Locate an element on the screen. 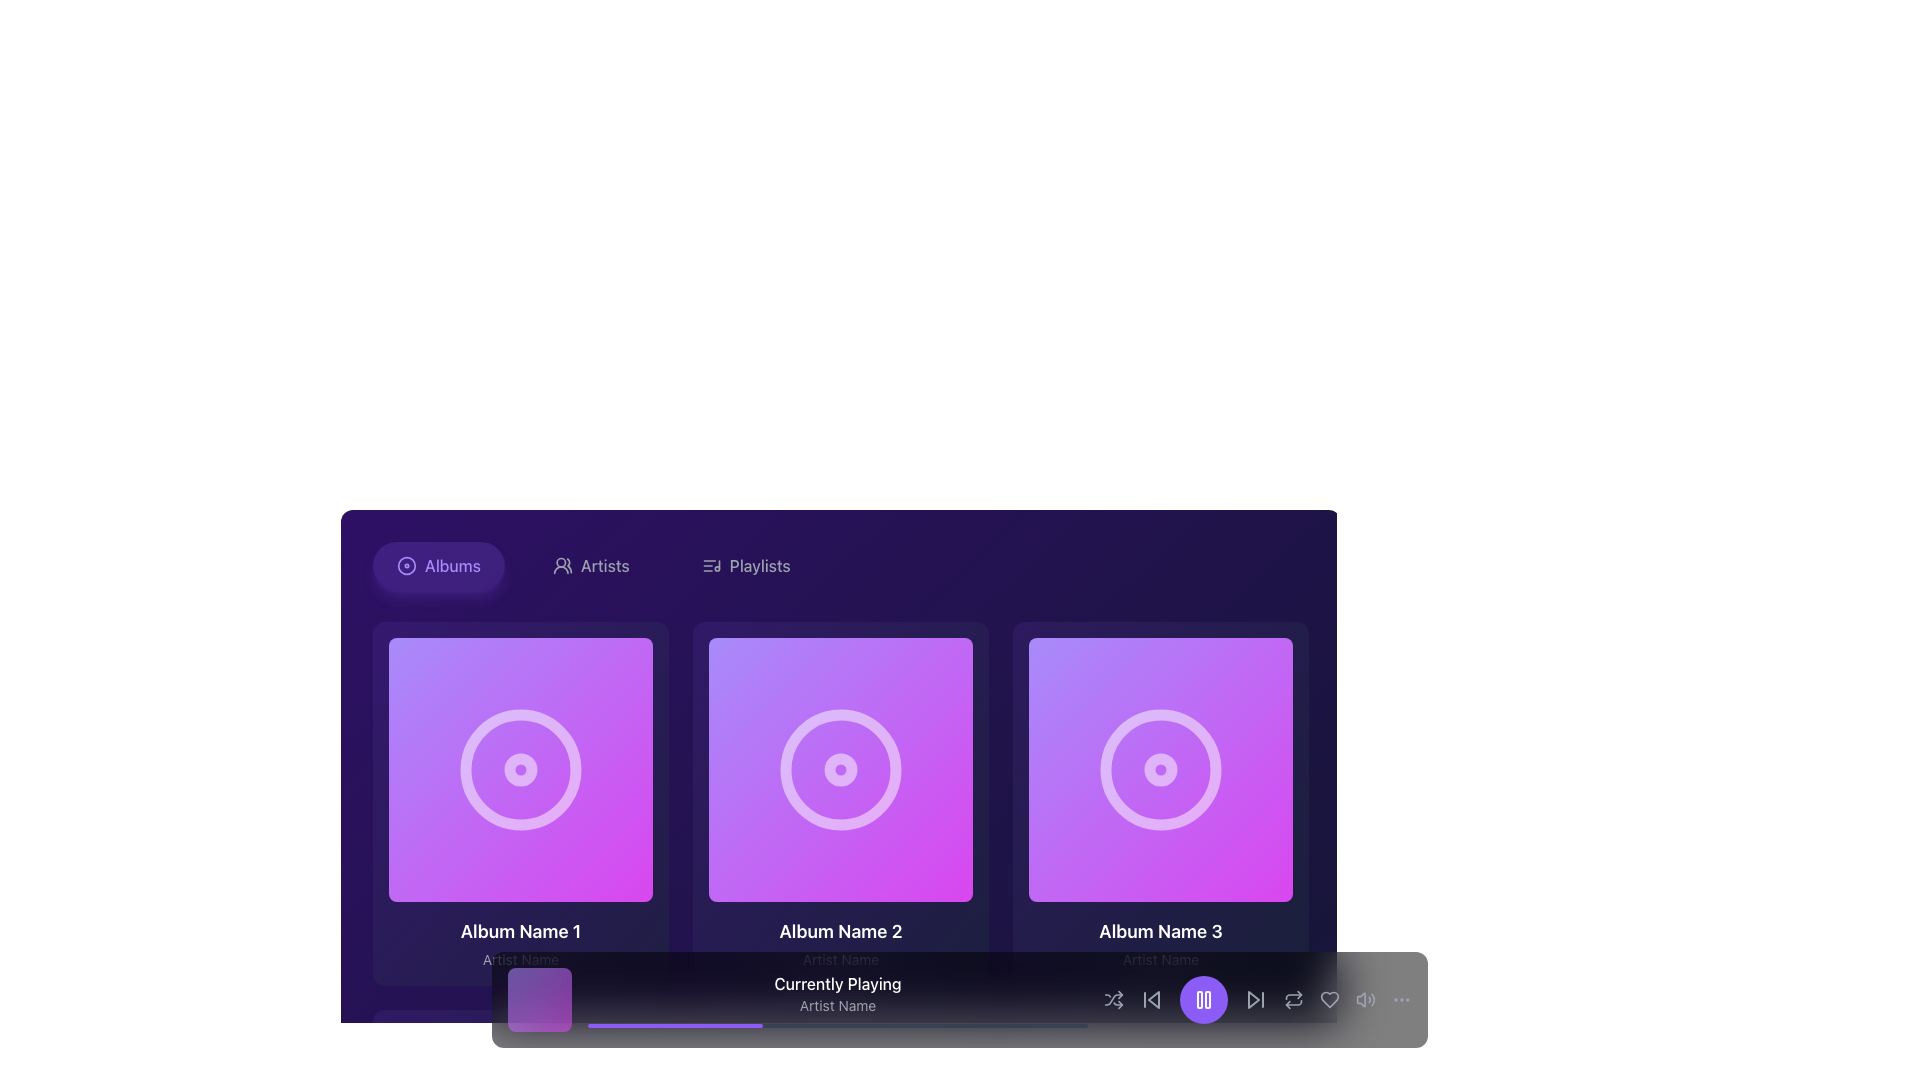  the Text Display element that shows the title and artist information of the currently playing track, located in the center of the media control bar at the bottom of the interface is located at coordinates (838, 999).